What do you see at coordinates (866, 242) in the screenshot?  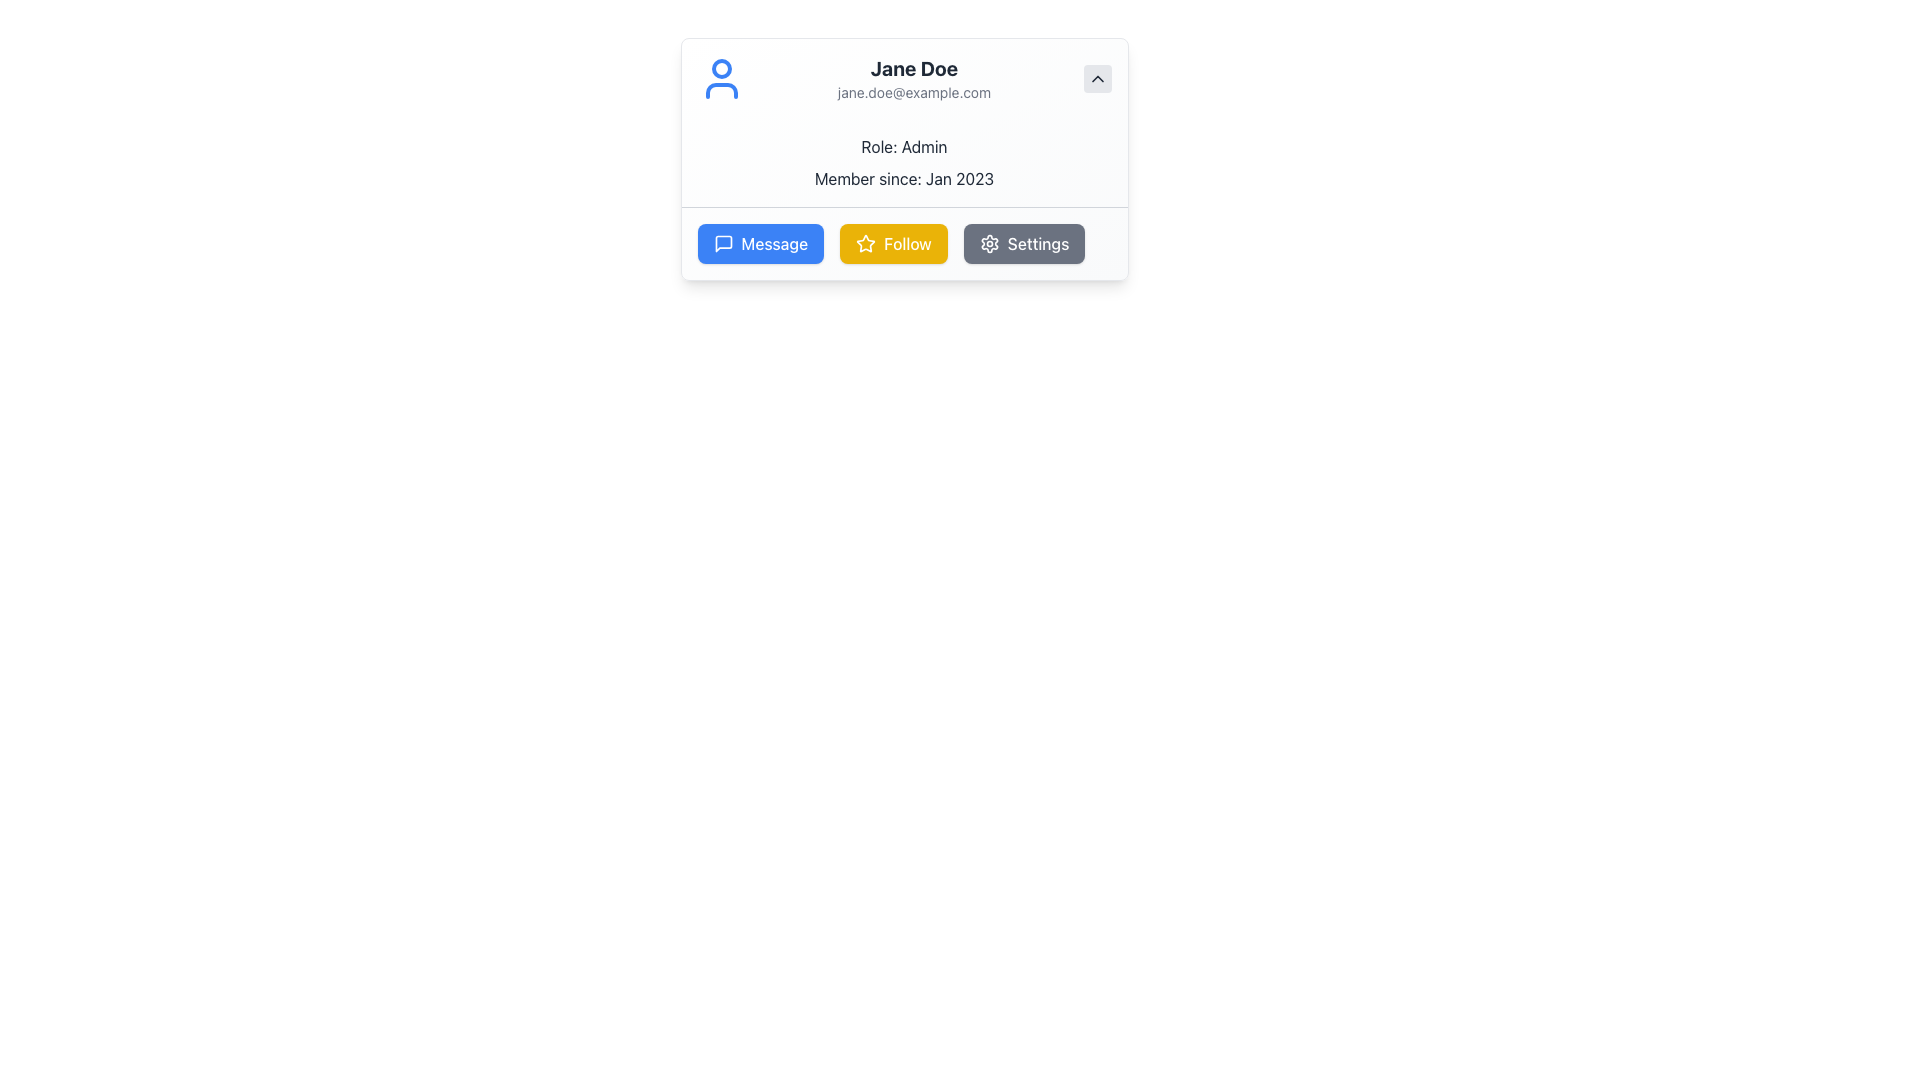 I see `the decorative icon inside the yellow 'Follow' button, which is centrally positioned and signifies the button's action` at bounding box center [866, 242].